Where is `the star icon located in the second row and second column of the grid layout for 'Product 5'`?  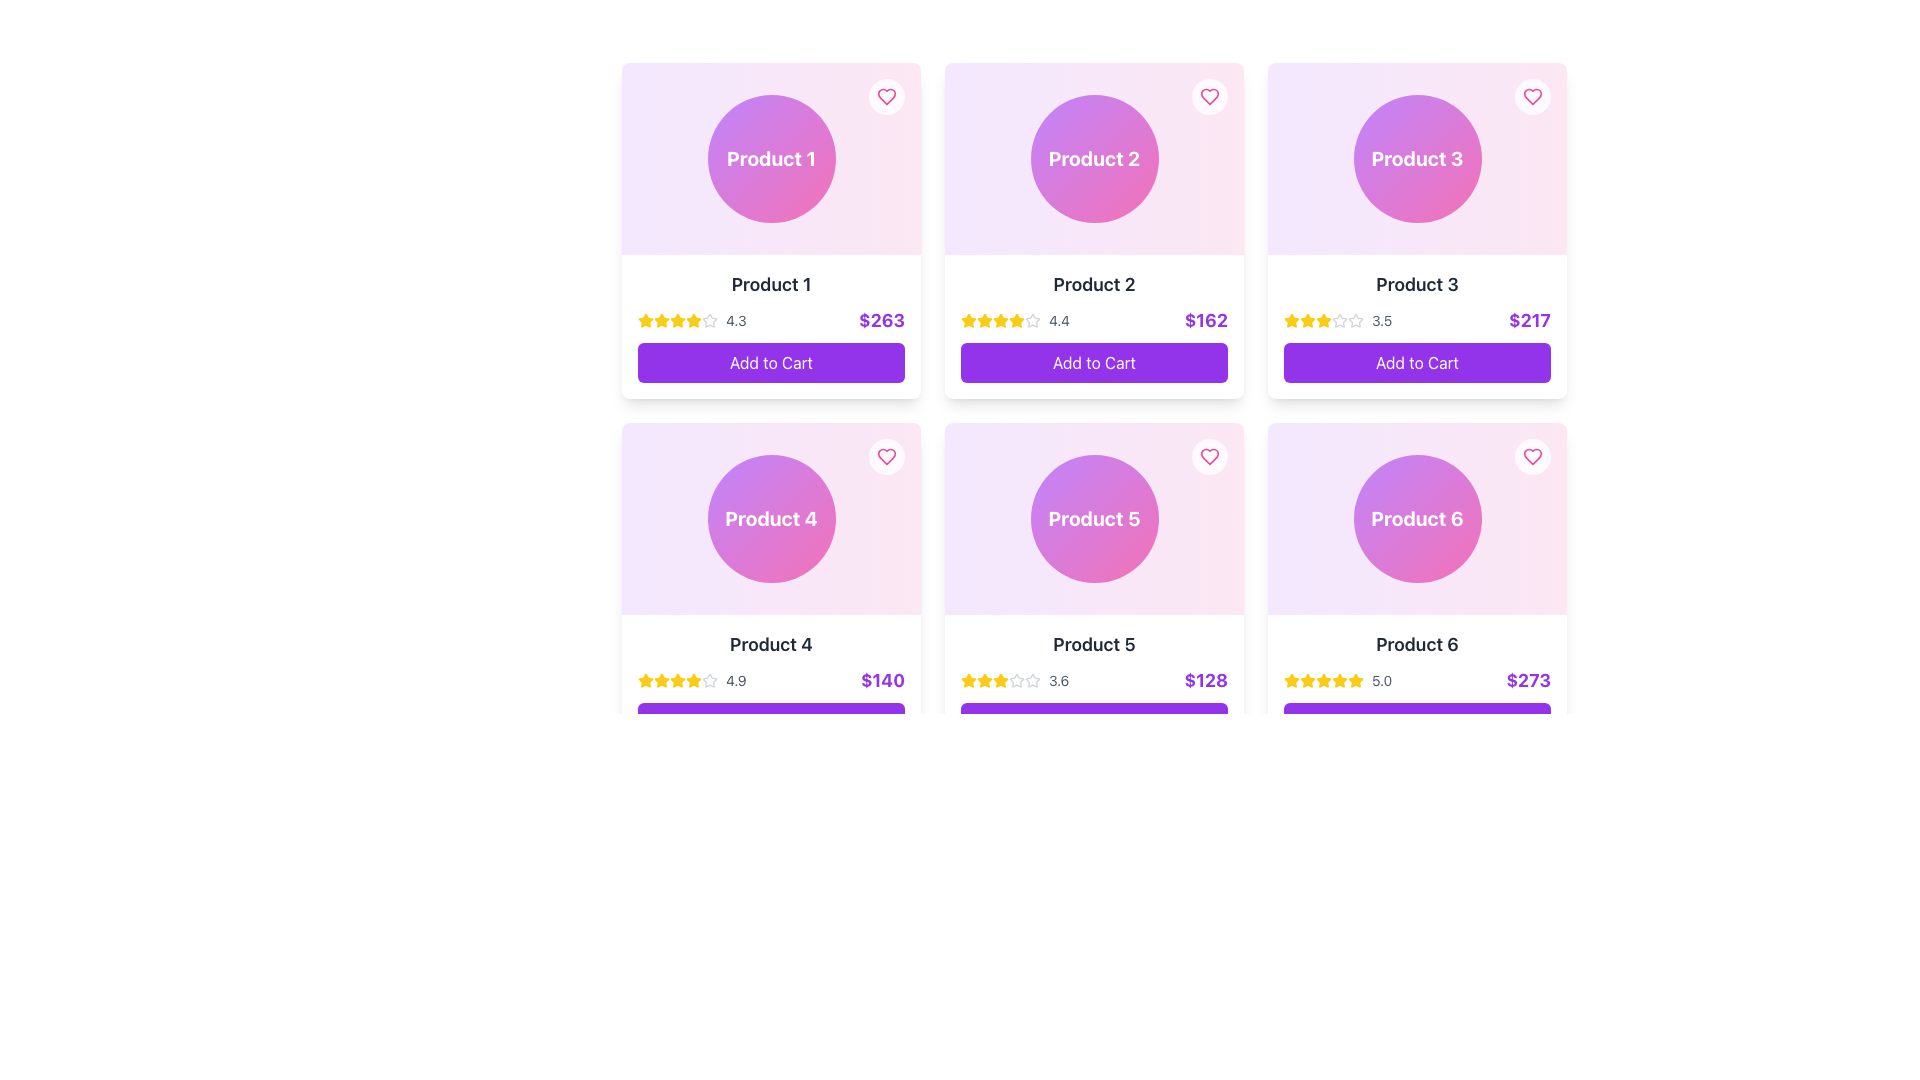 the star icon located in the second row and second column of the grid layout for 'Product 5' is located at coordinates (1001, 679).